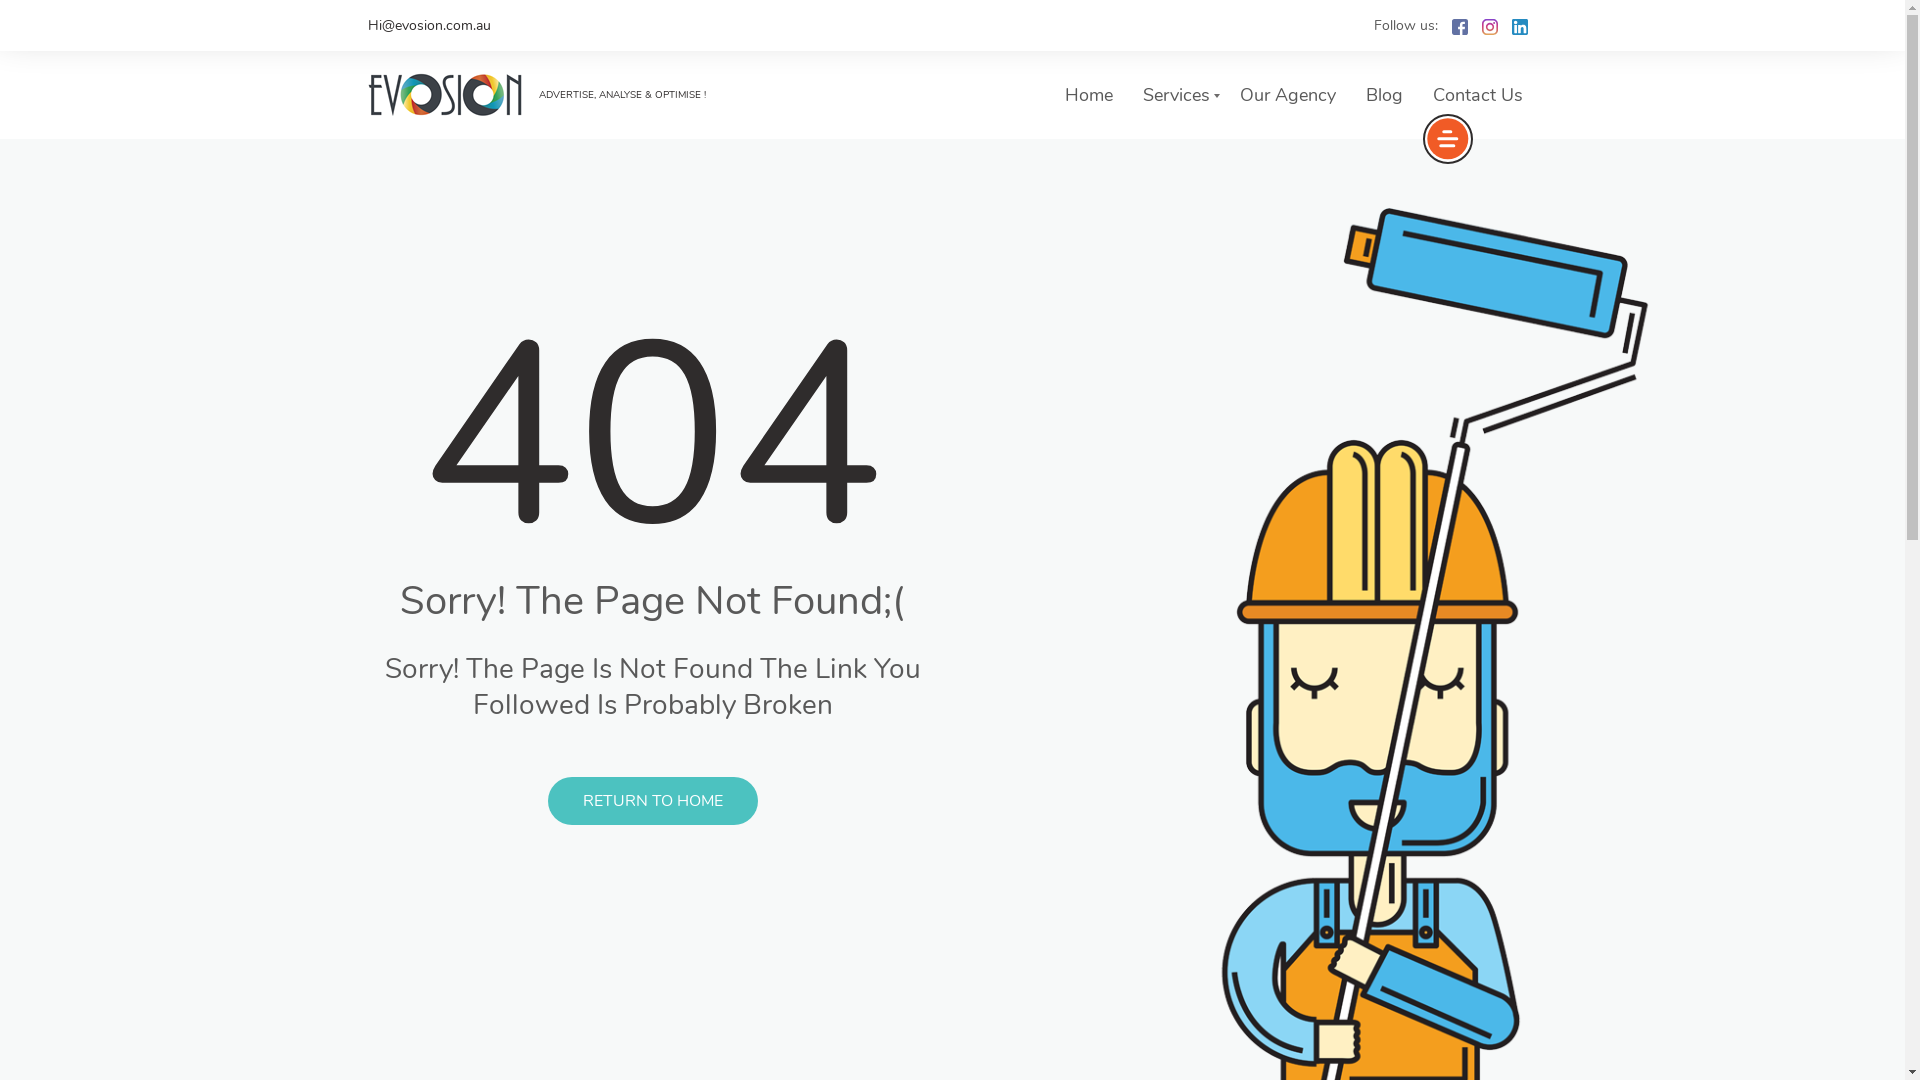 The height and width of the screenshot is (1080, 1920). I want to click on 'RETURN TO HOME', so click(652, 800).